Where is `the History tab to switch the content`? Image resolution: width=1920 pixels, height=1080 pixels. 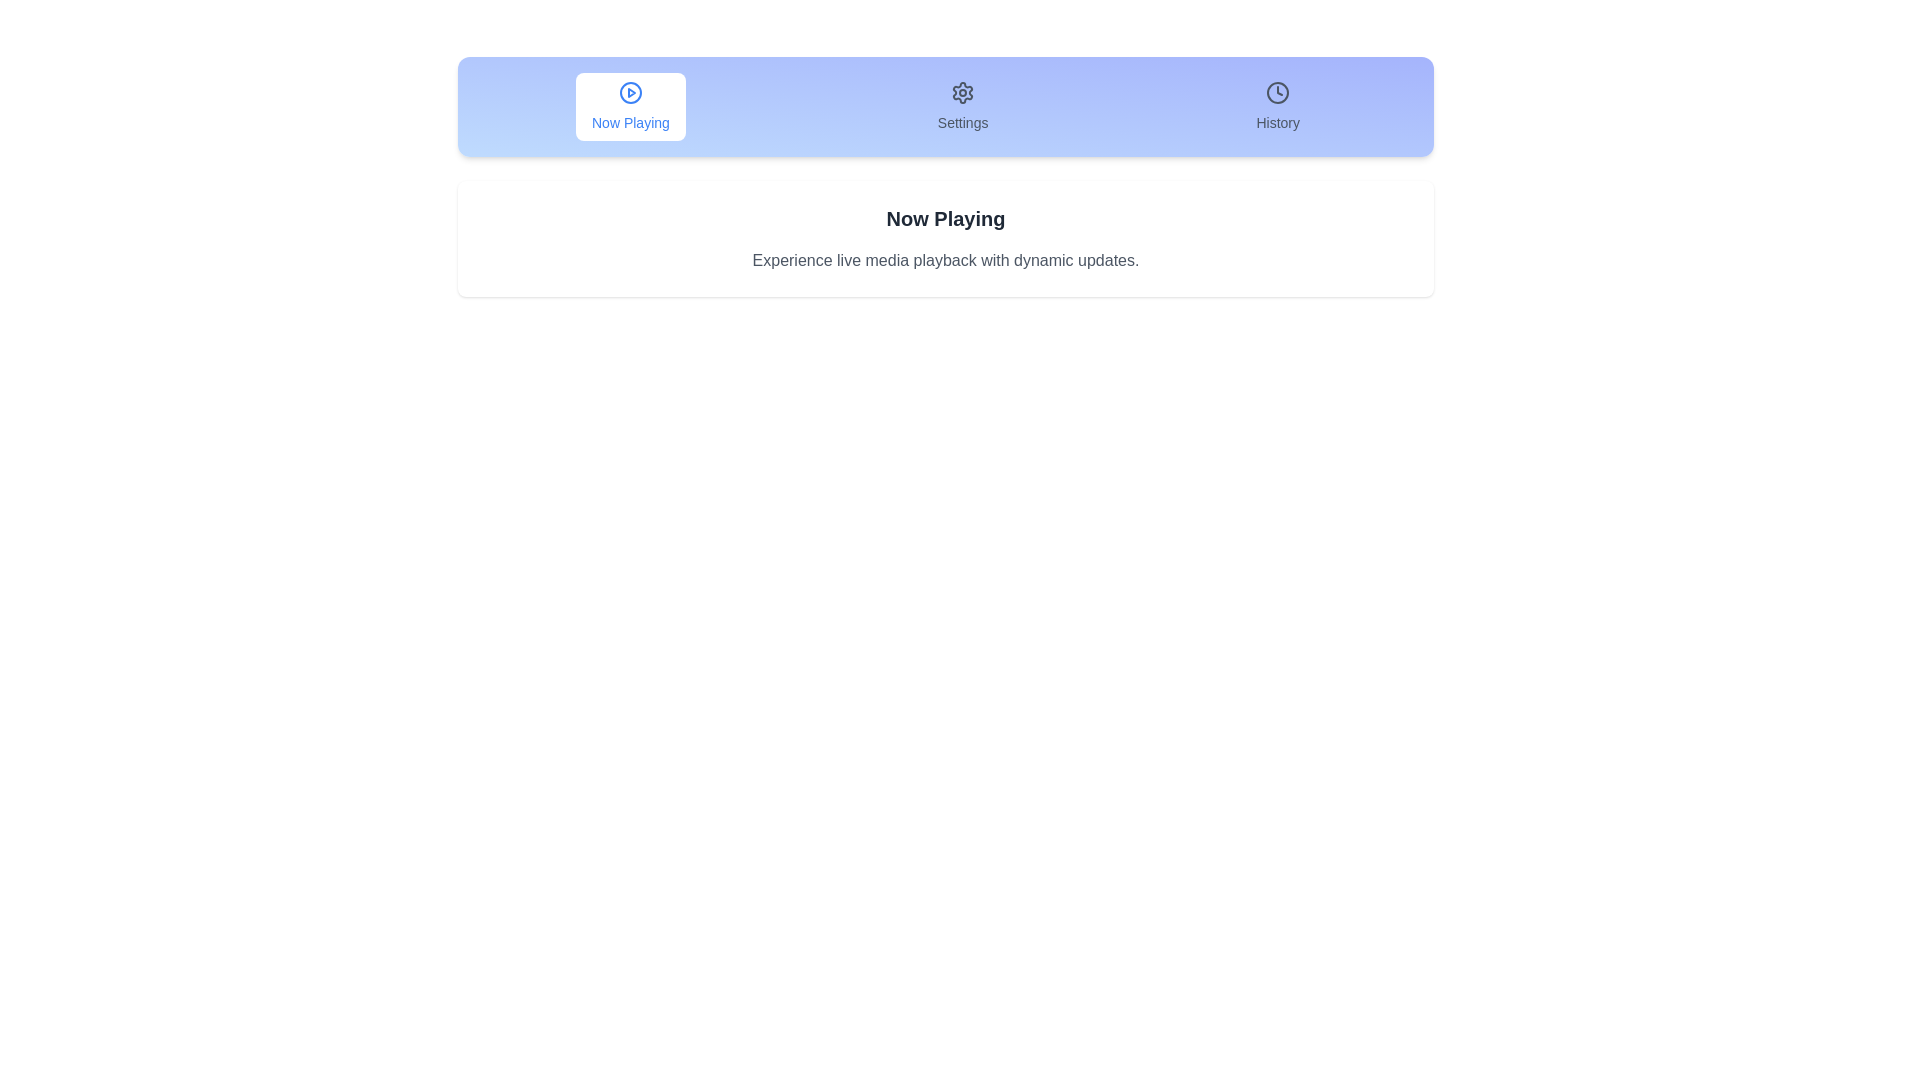 the History tab to switch the content is located at coordinates (1277, 107).